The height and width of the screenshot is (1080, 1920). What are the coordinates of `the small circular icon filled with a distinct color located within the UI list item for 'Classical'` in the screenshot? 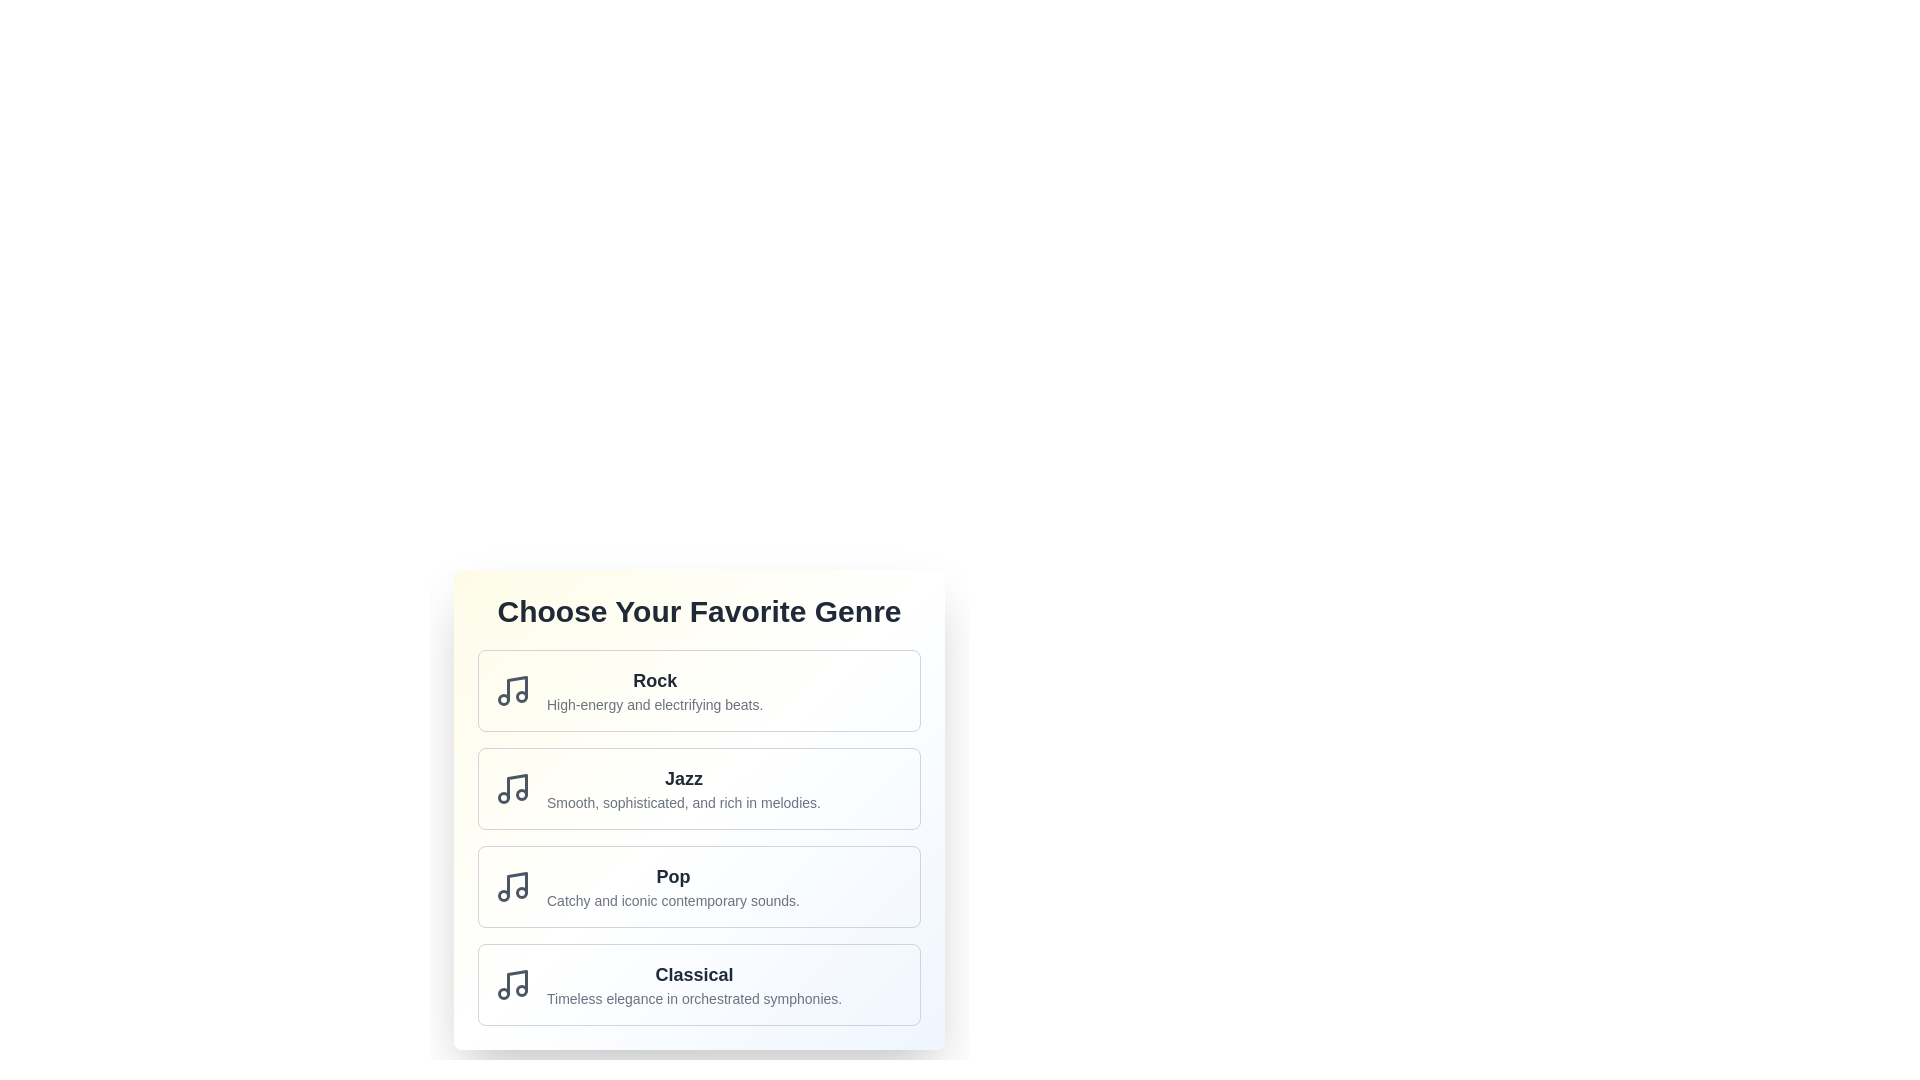 It's located at (522, 991).